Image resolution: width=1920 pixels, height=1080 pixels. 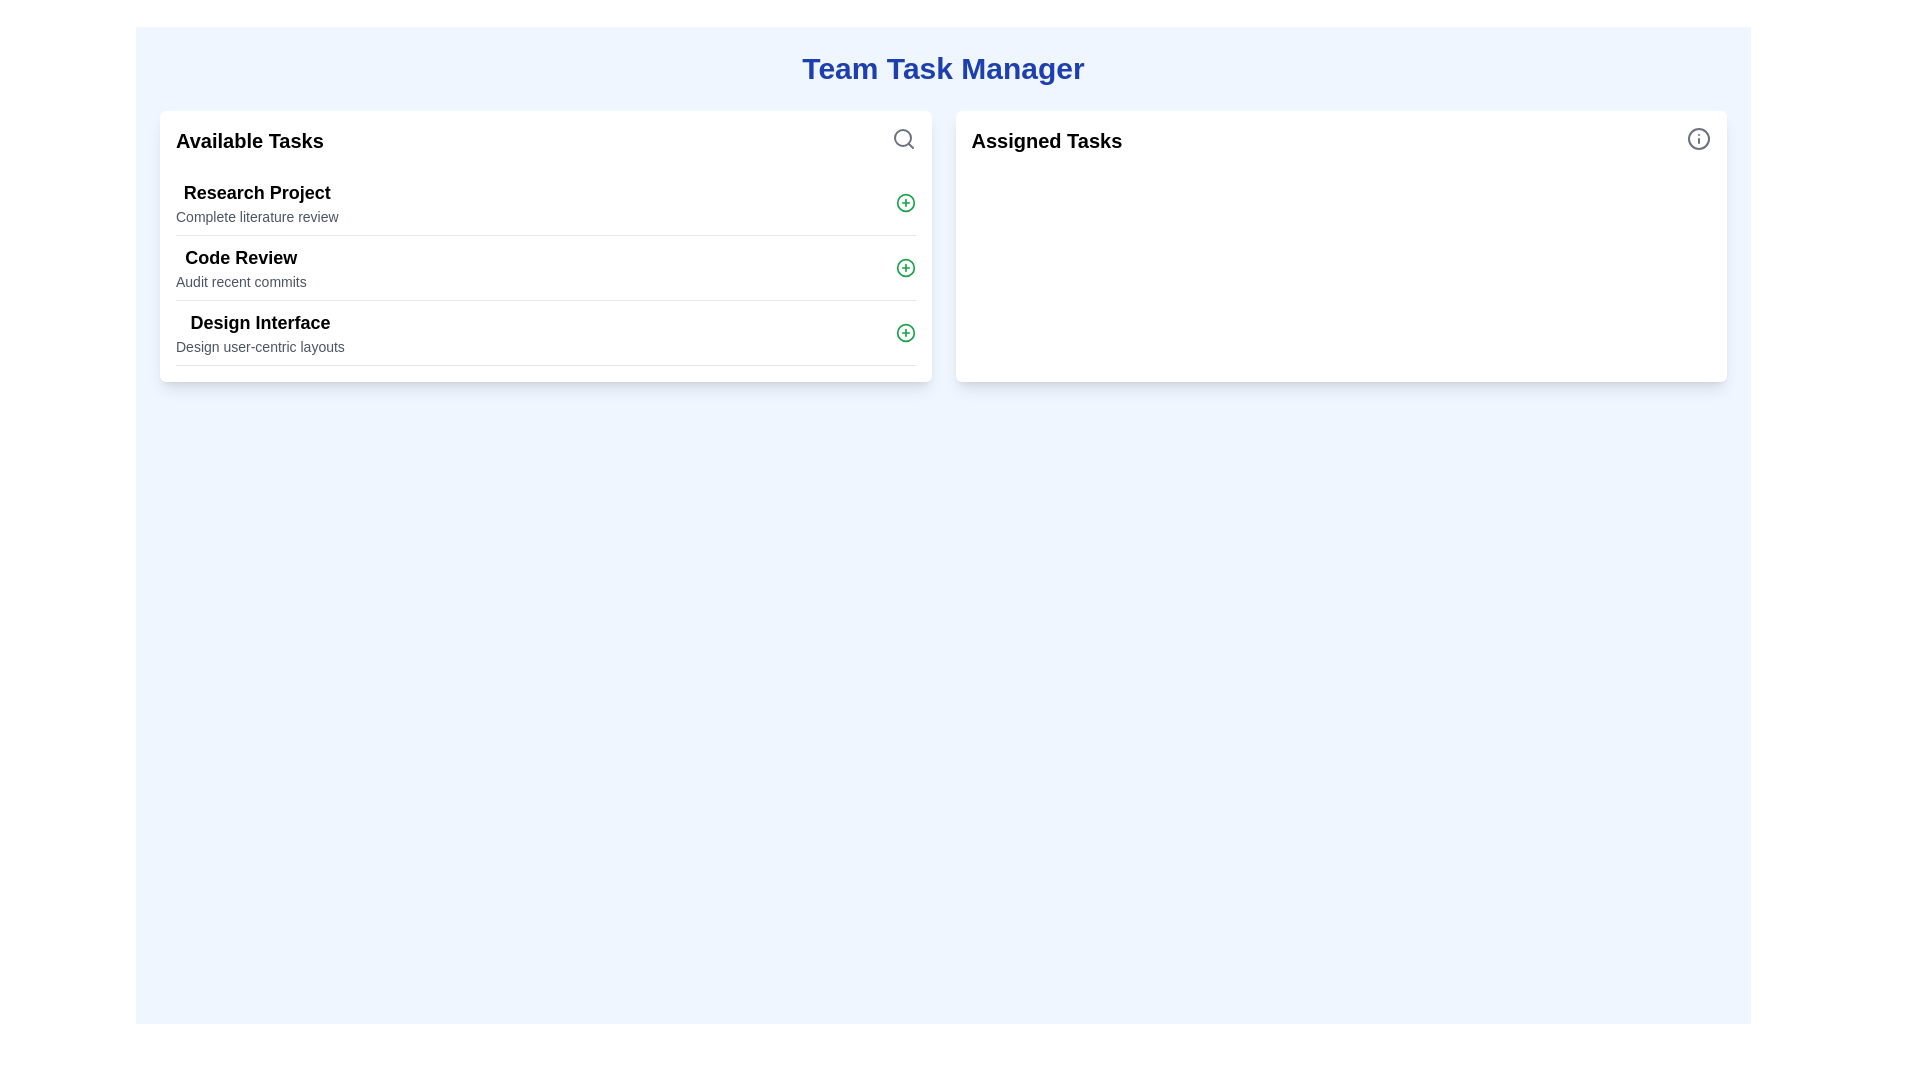 I want to click on the gray text element that reads 'Audit recent commits' located beneath the 'Code Review' title in the 'Available Tasks' list, so click(x=240, y=281).